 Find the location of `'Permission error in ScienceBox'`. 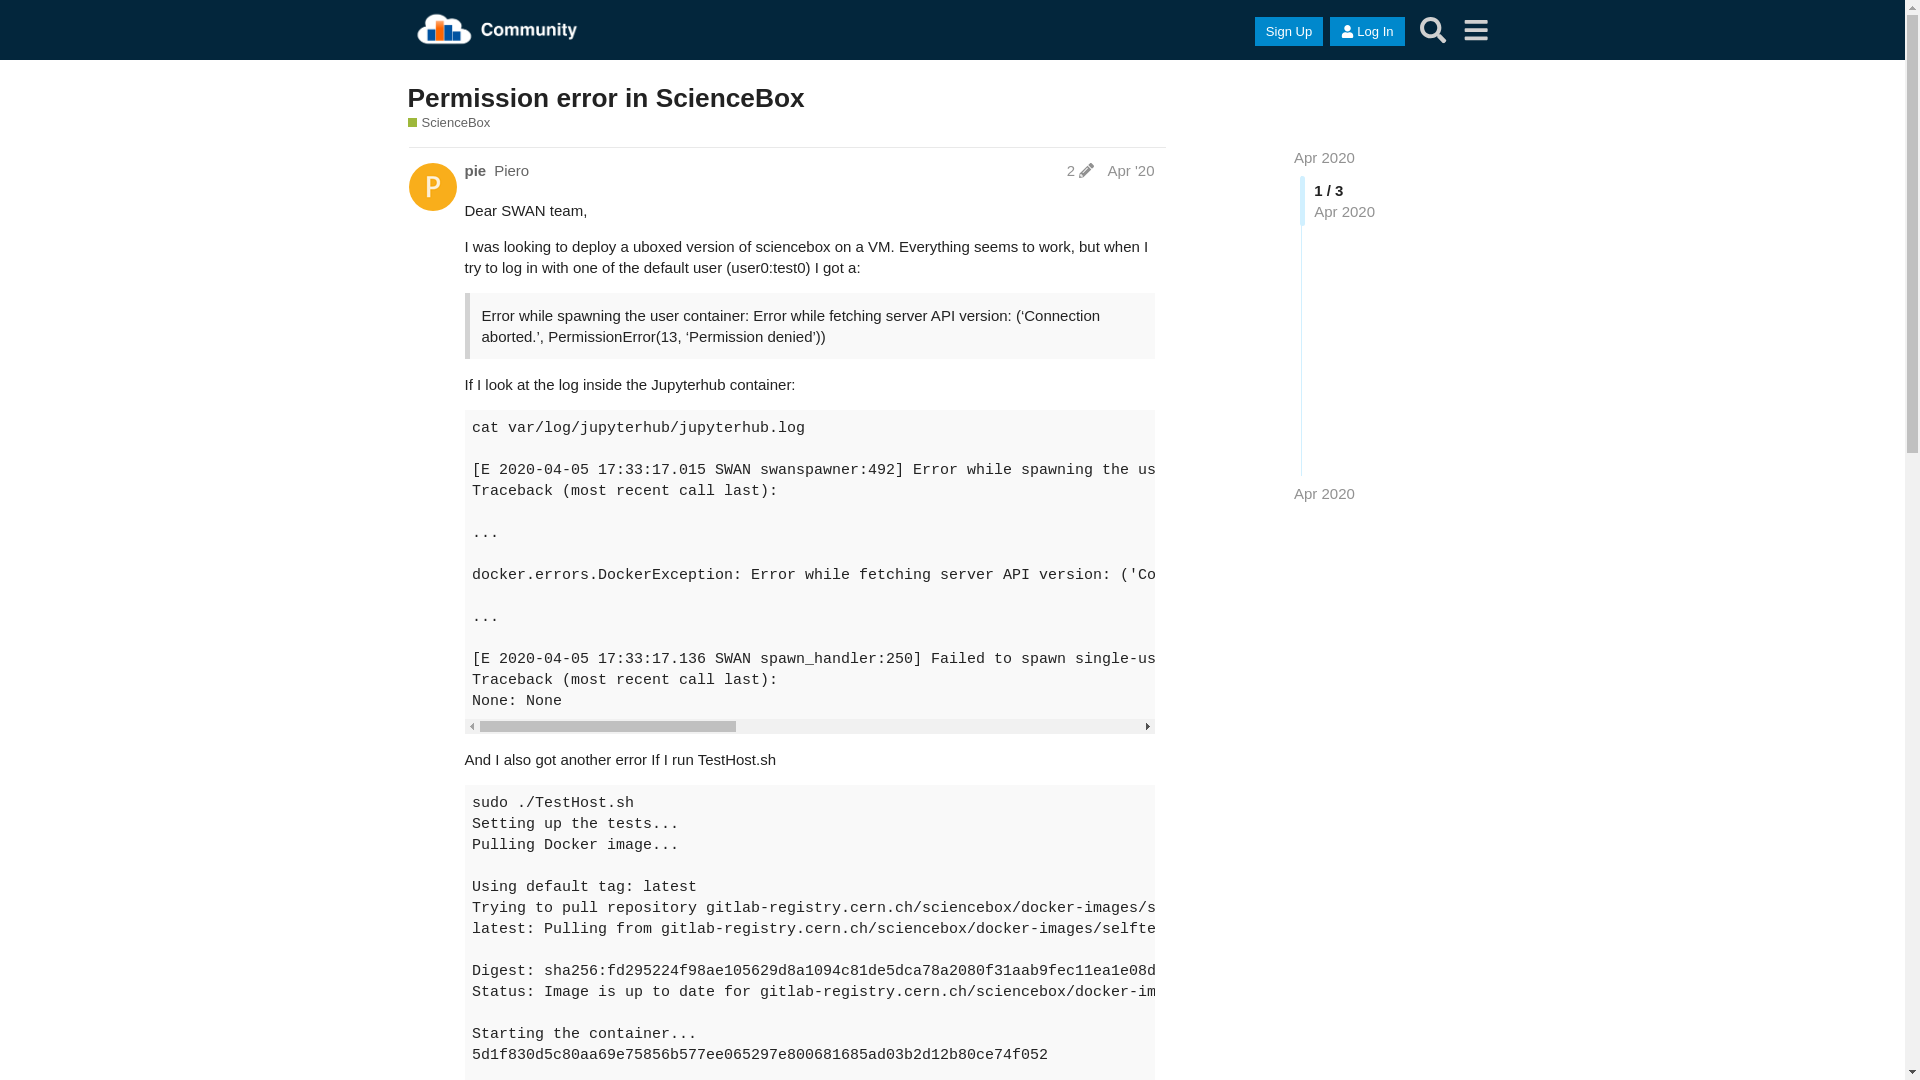

'Permission error in ScienceBox' is located at coordinates (605, 97).